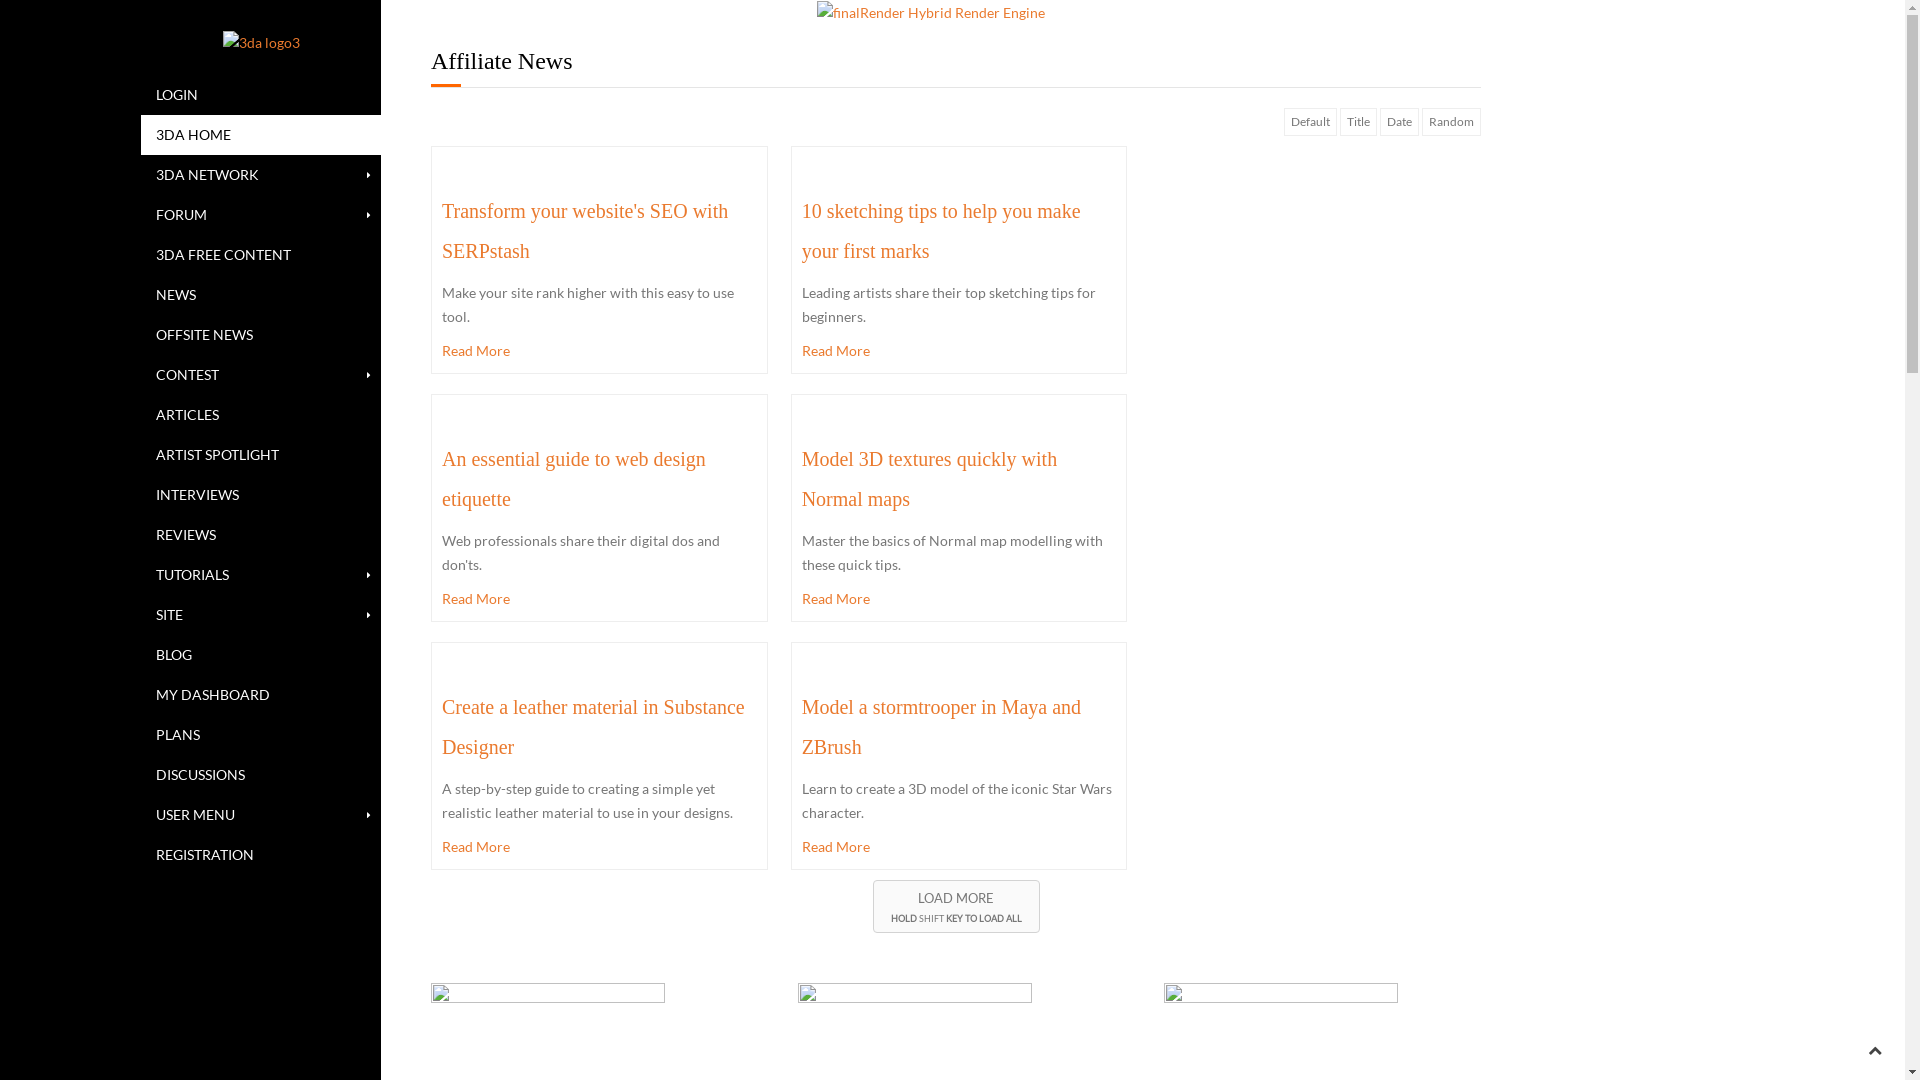 This screenshot has width=1920, height=1080. What do you see at coordinates (259, 574) in the screenshot?
I see `'TUTORIALS'` at bounding box center [259, 574].